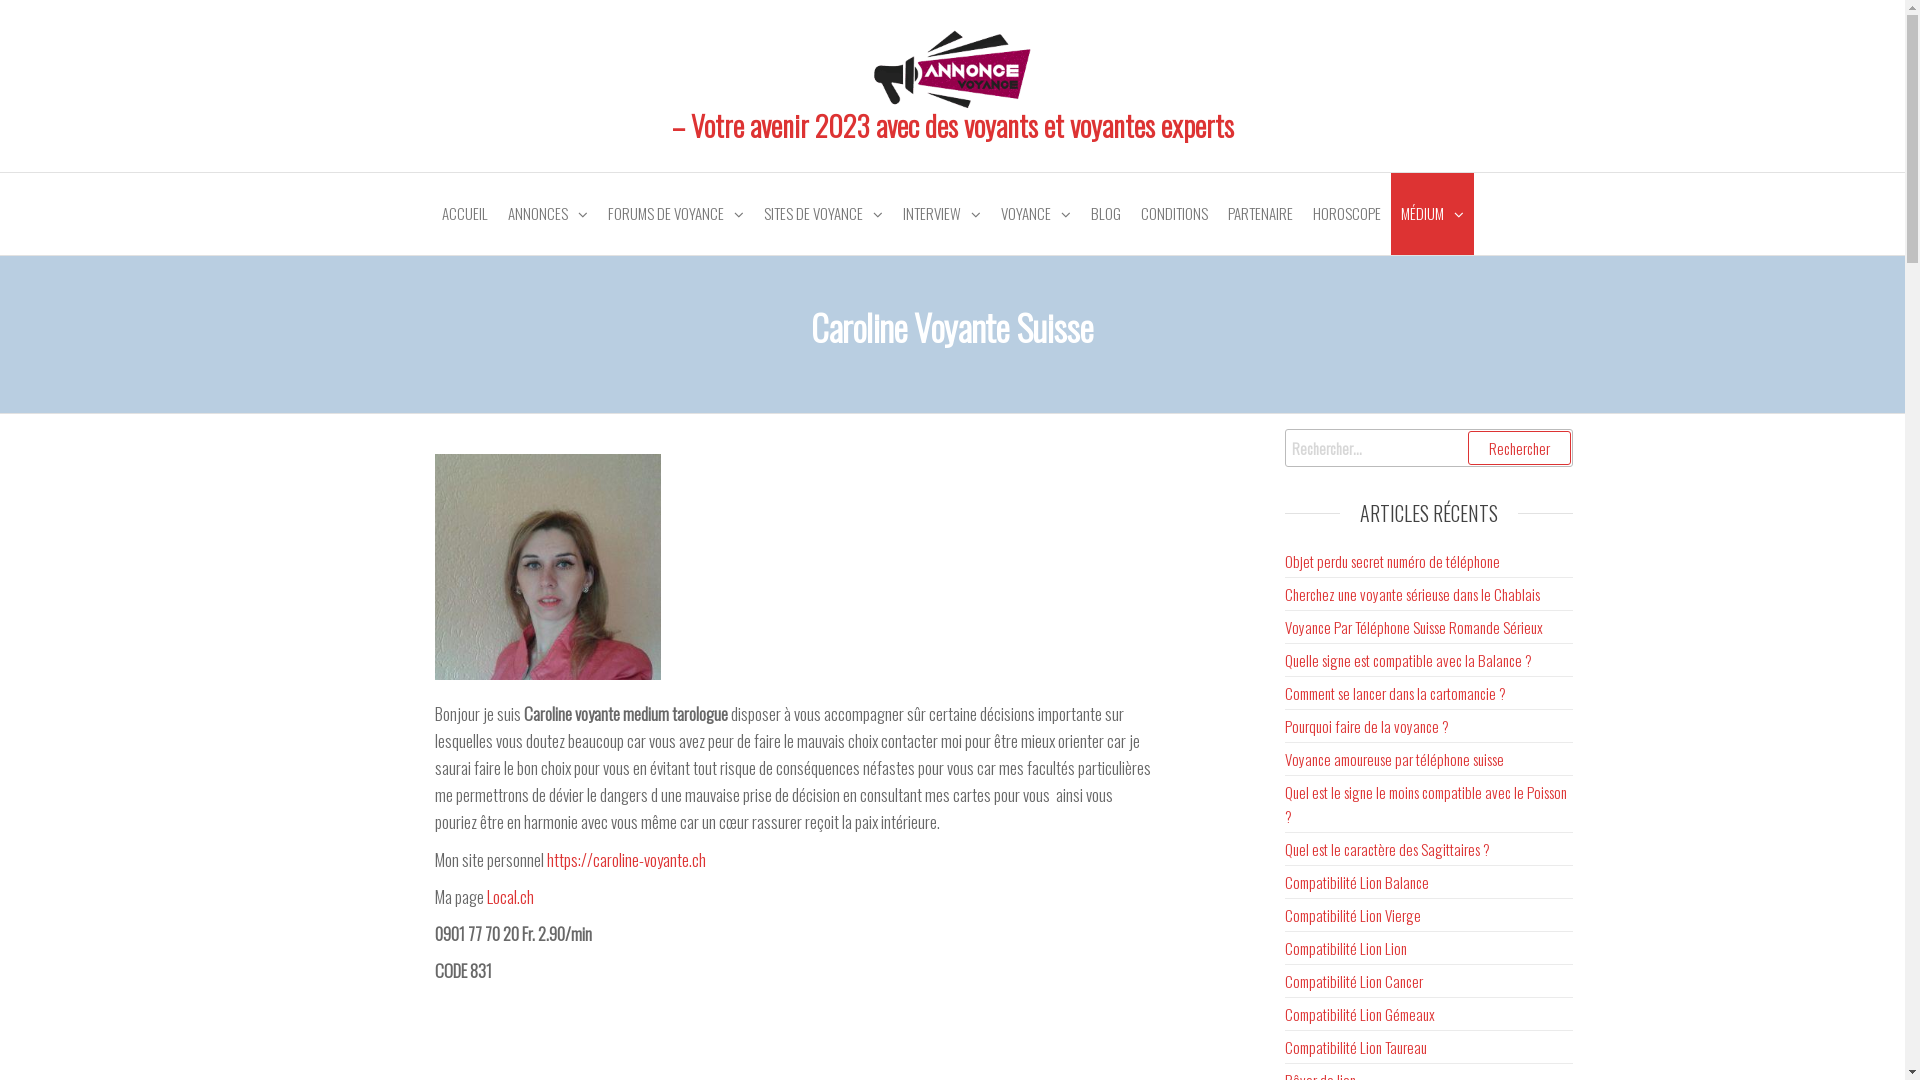 This screenshot has width=1920, height=1080. Describe the element at coordinates (510, 895) in the screenshot. I see `'Local.ch'` at that location.